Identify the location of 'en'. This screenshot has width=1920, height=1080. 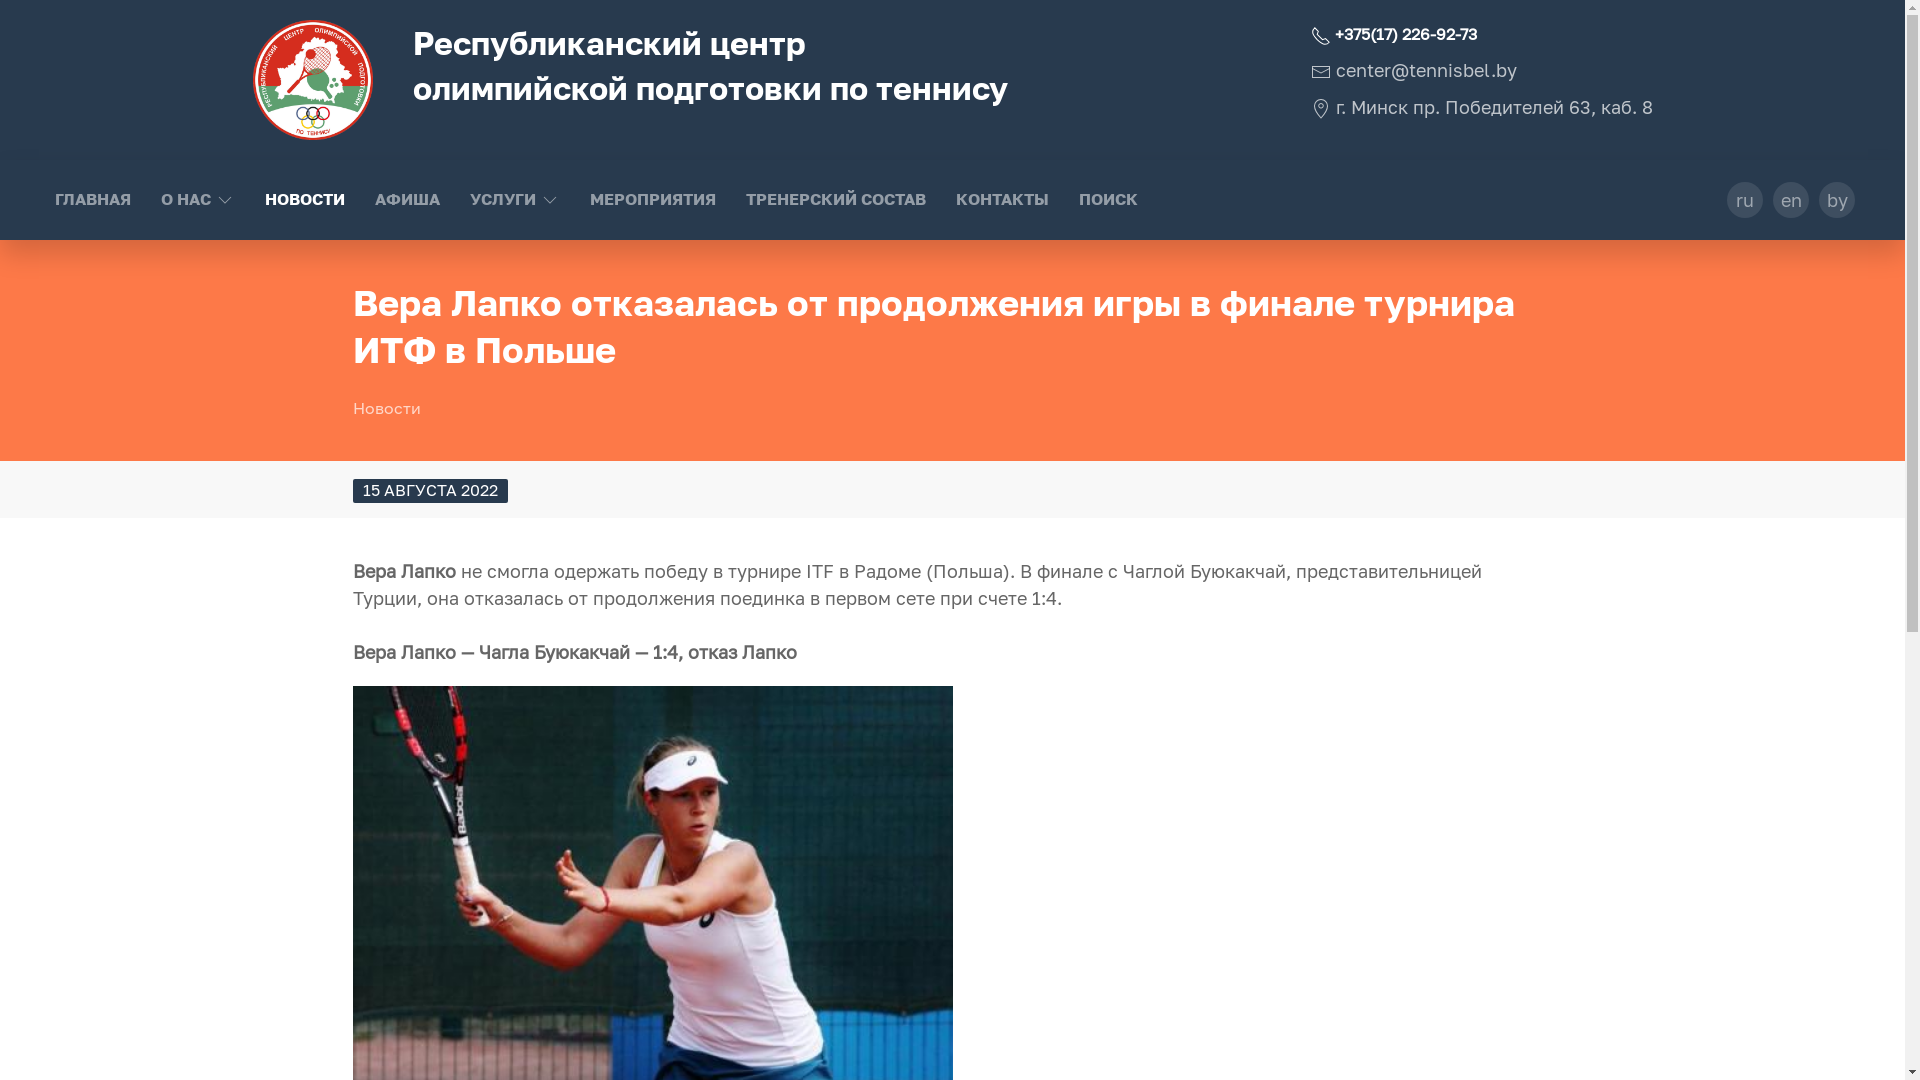
(1772, 200).